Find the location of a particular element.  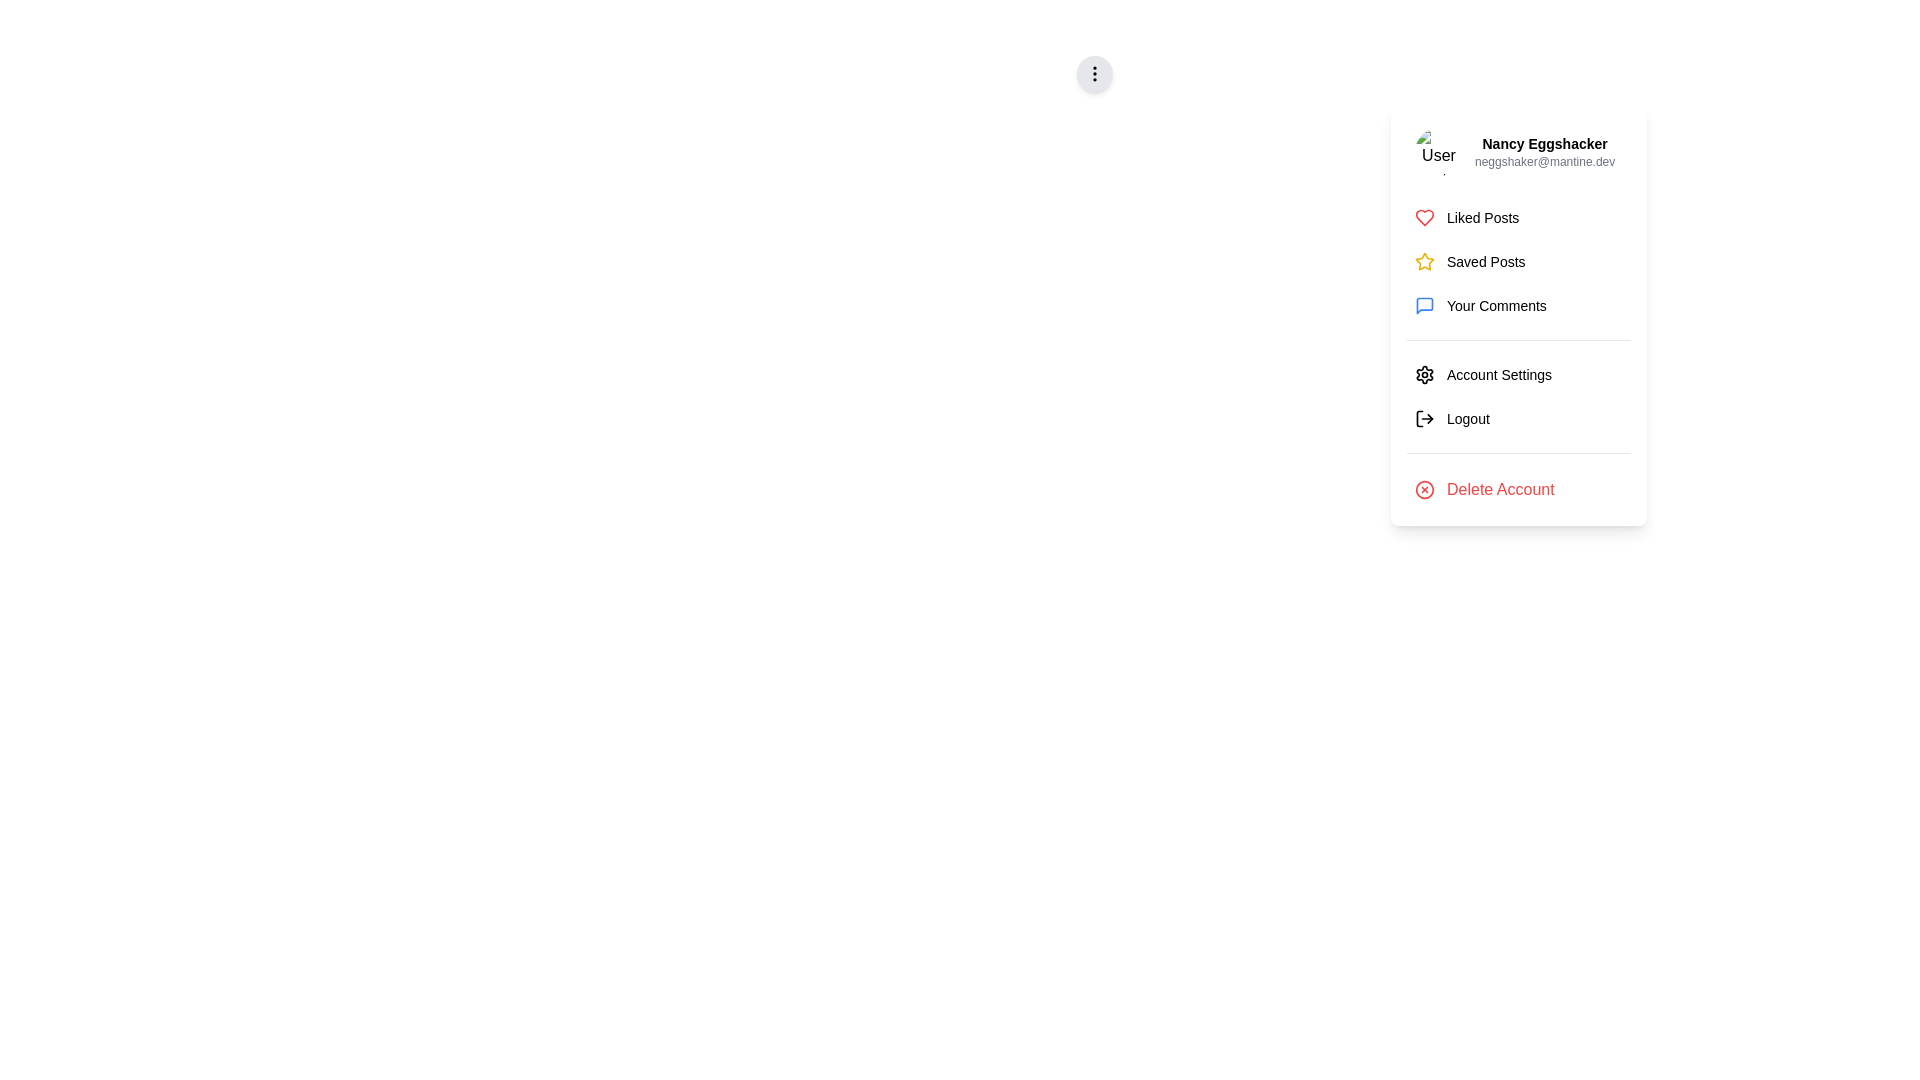

the heart-shaped icon indicating 'Likes' located to the left of the 'Liked Posts' text label in the pop-up menu is located at coordinates (1424, 218).